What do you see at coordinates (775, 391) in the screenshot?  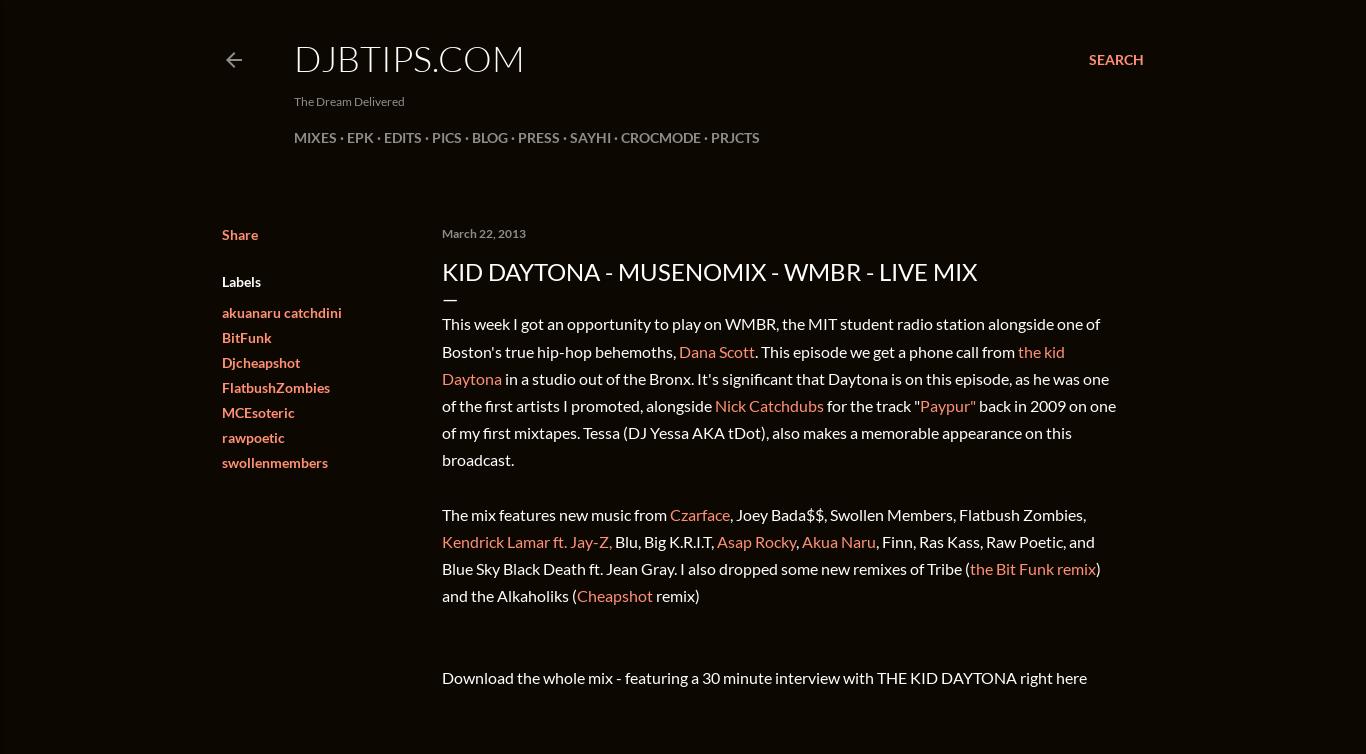 I see `'in a studio out of the Bronx.  It's significant that Daytona is on this episode, as he was one of the first artists I promoted, alongside'` at bounding box center [775, 391].